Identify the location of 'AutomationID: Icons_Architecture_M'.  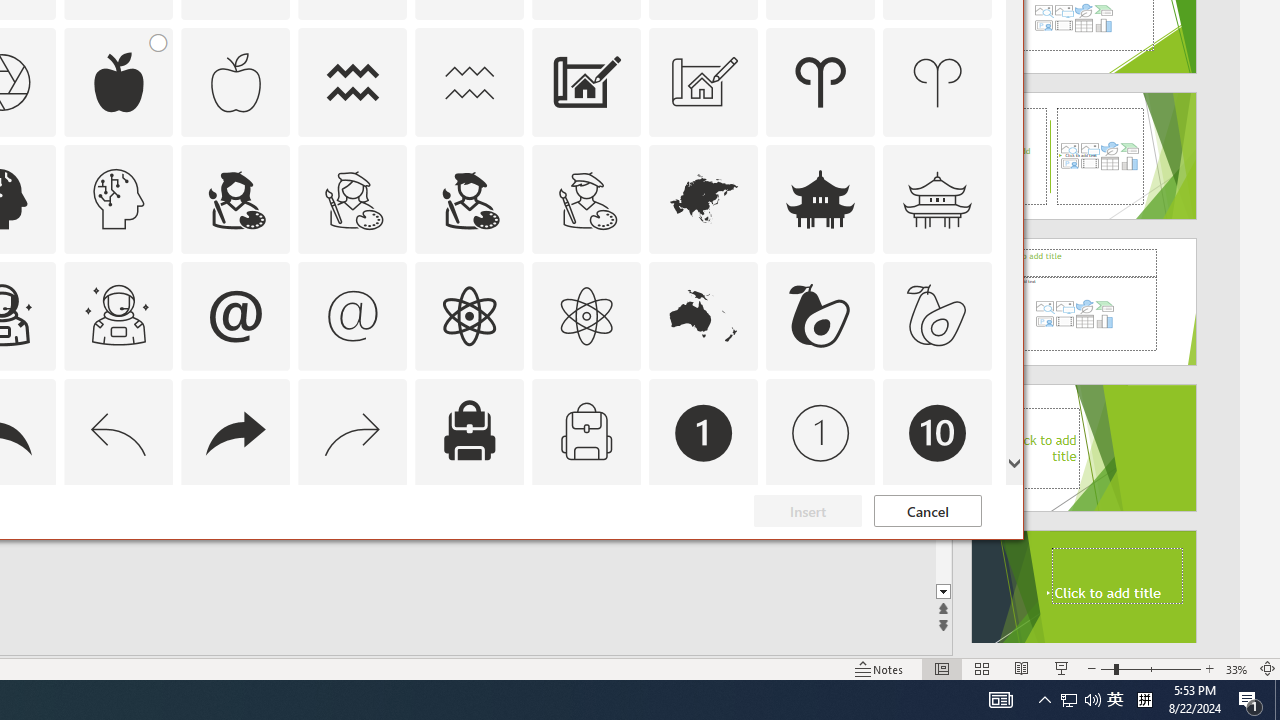
(704, 81).